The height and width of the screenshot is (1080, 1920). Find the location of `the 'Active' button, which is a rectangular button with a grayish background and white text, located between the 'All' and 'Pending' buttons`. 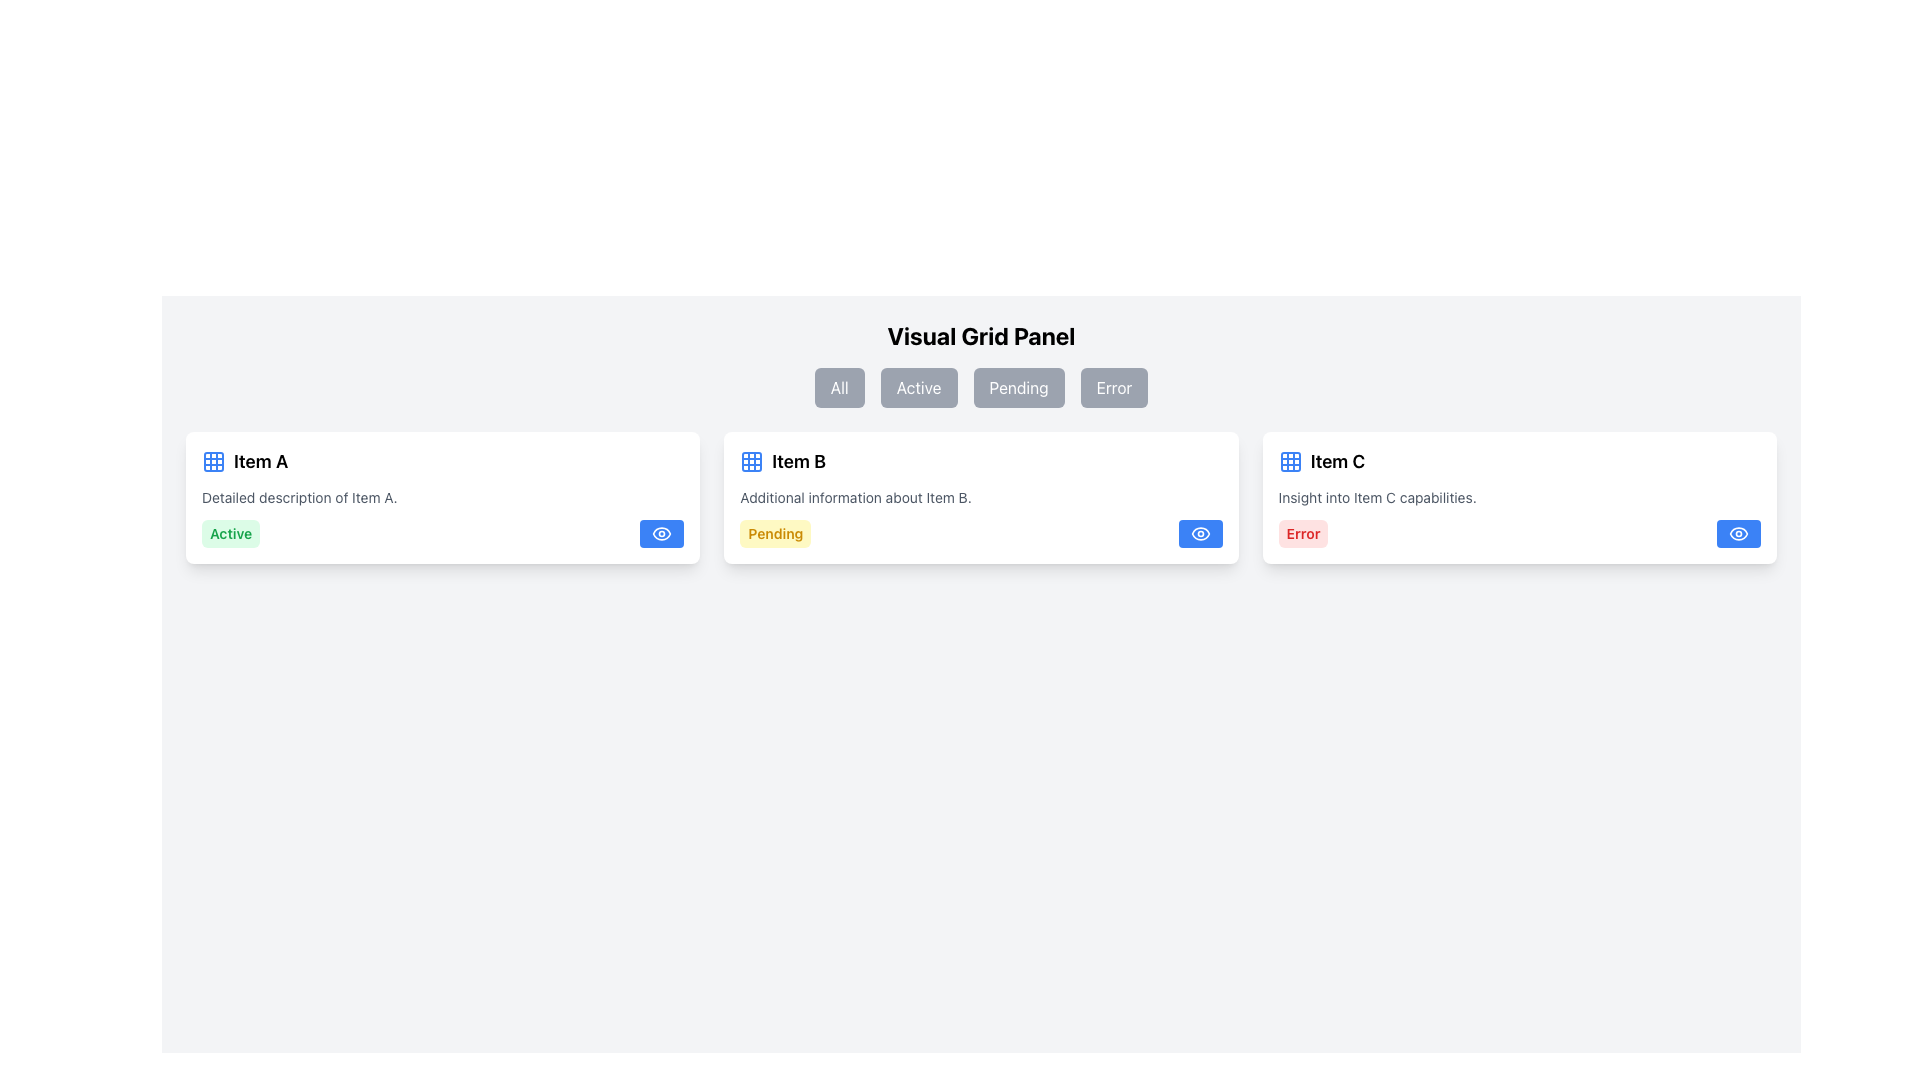

the 'Active' button, which is a rectangular button with a grayish background and white text, located between the 'All' and 'Pending' buttons is located at coordinates (918, 388).